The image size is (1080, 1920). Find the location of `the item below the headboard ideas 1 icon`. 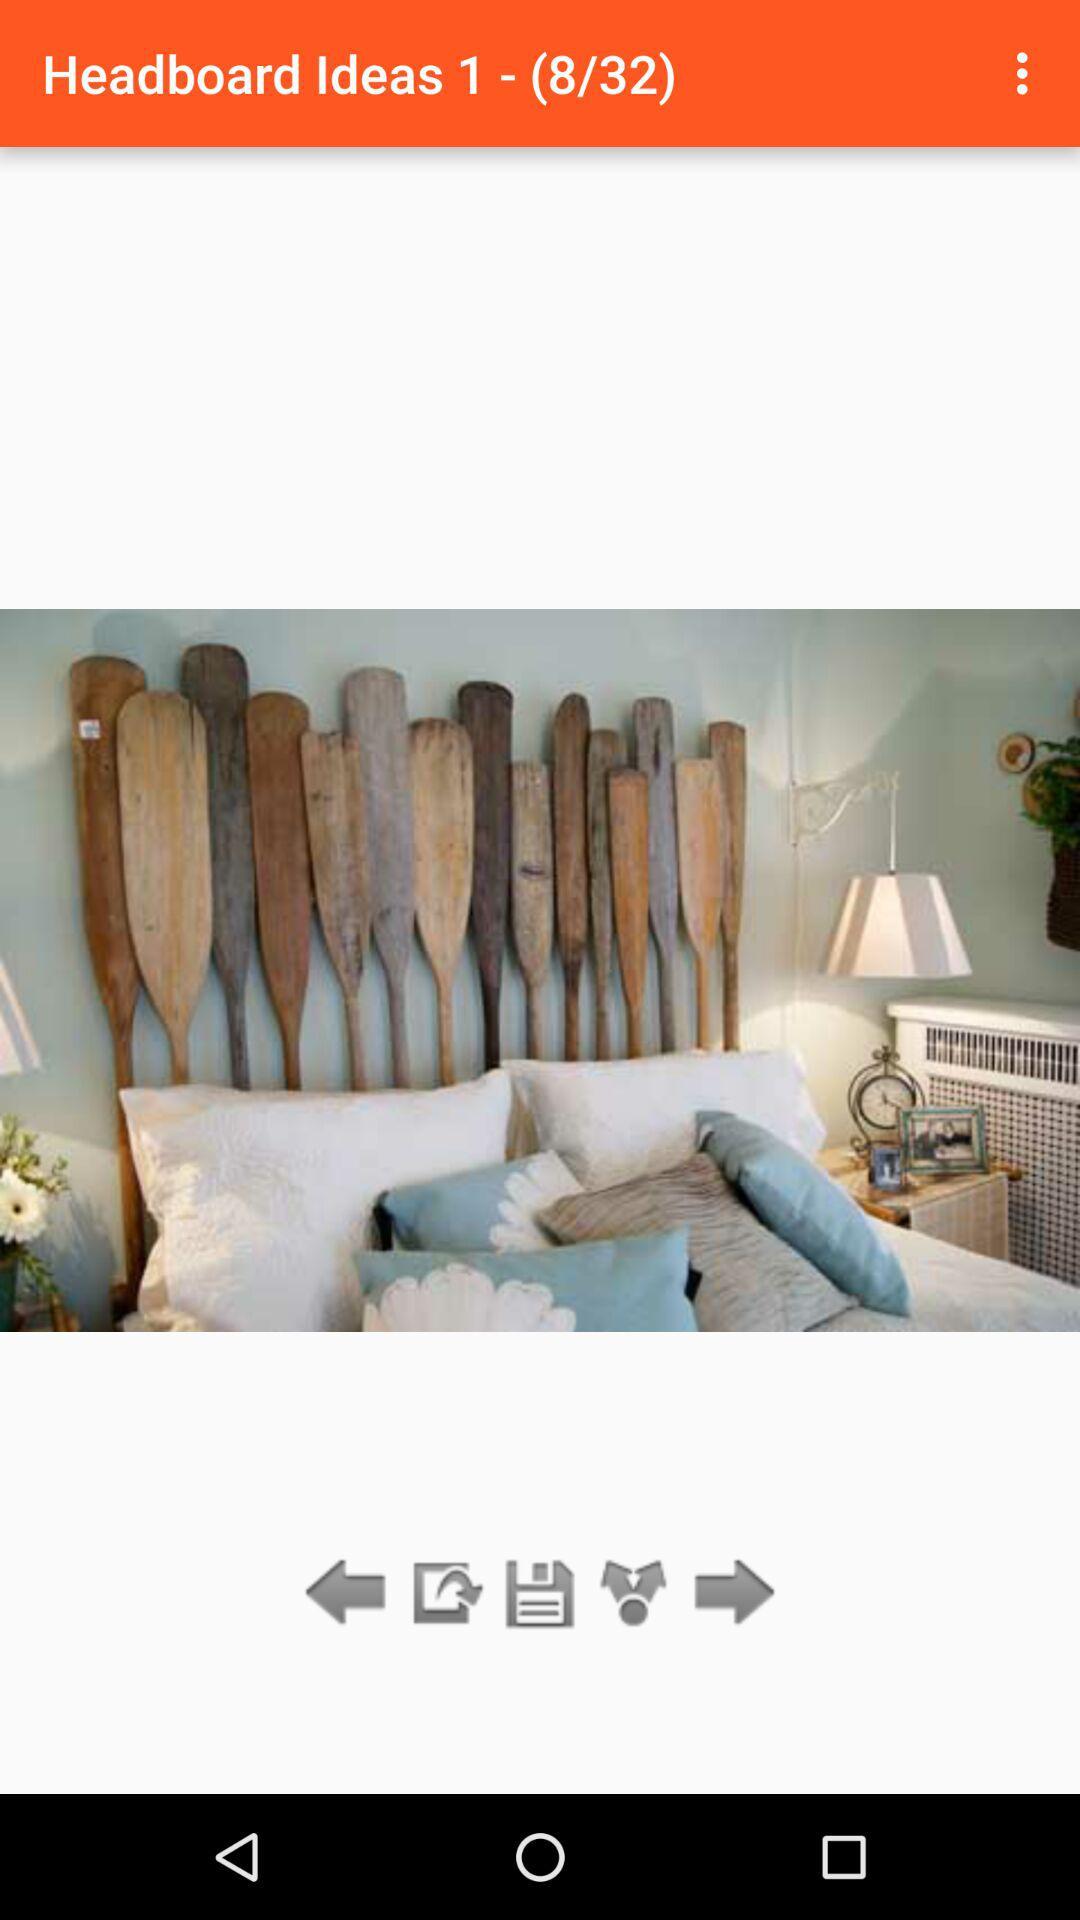

the item below the headboard ideas 1 icon is located at coordinates (540, 1593).